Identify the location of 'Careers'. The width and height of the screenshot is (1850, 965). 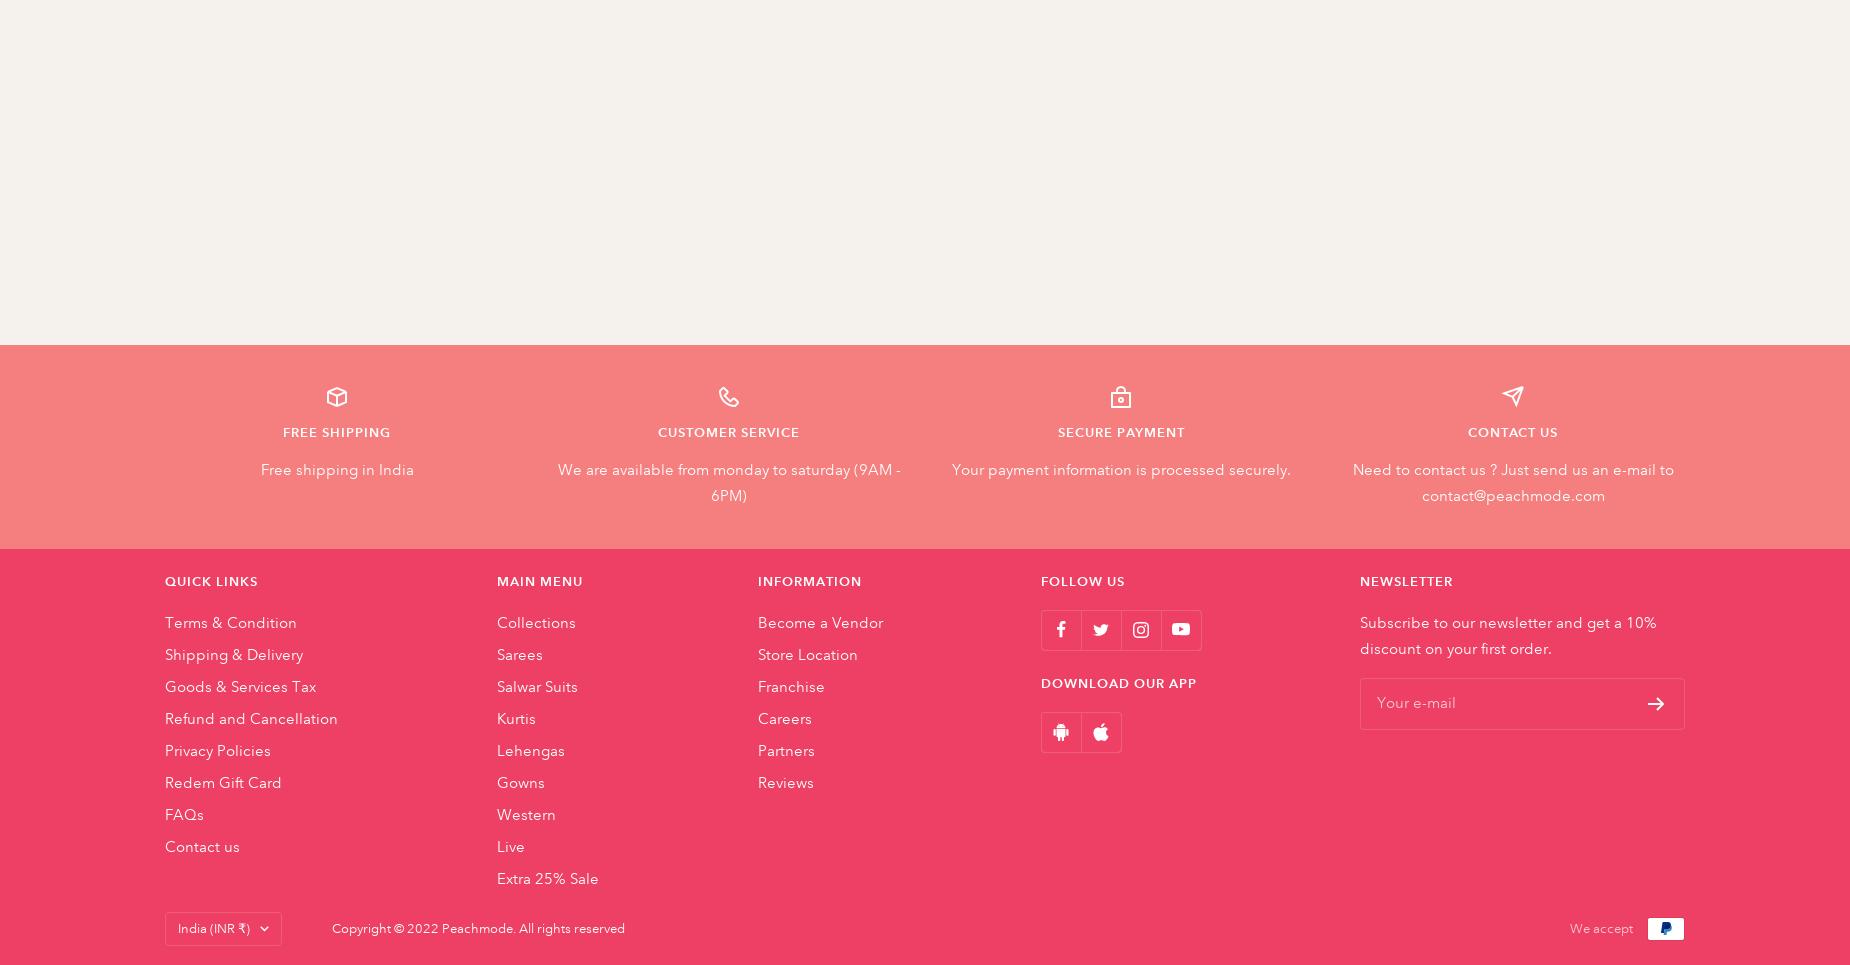
(784, 717).